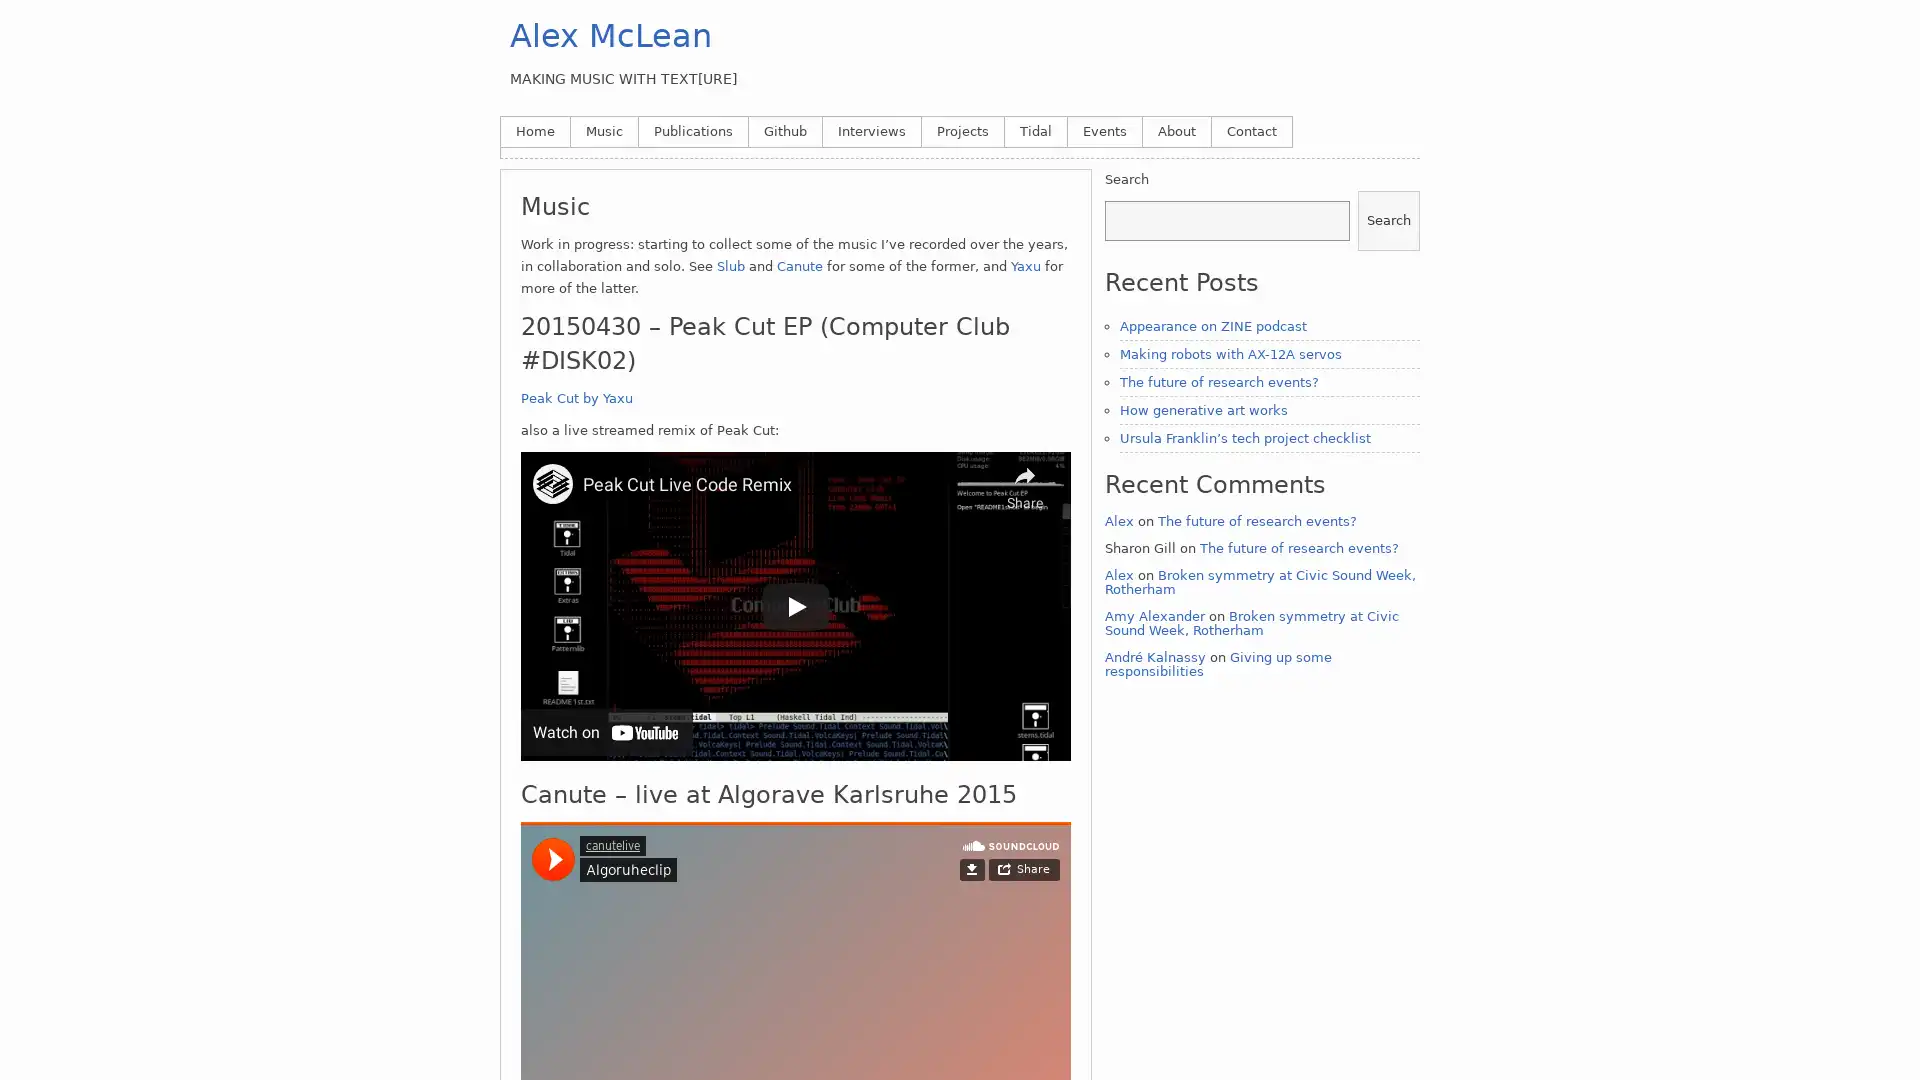 This screenshot has width=1920, height=1080. Describe the element at coordinates (1387, 220) in the screenshot. I see `Search` at that location.